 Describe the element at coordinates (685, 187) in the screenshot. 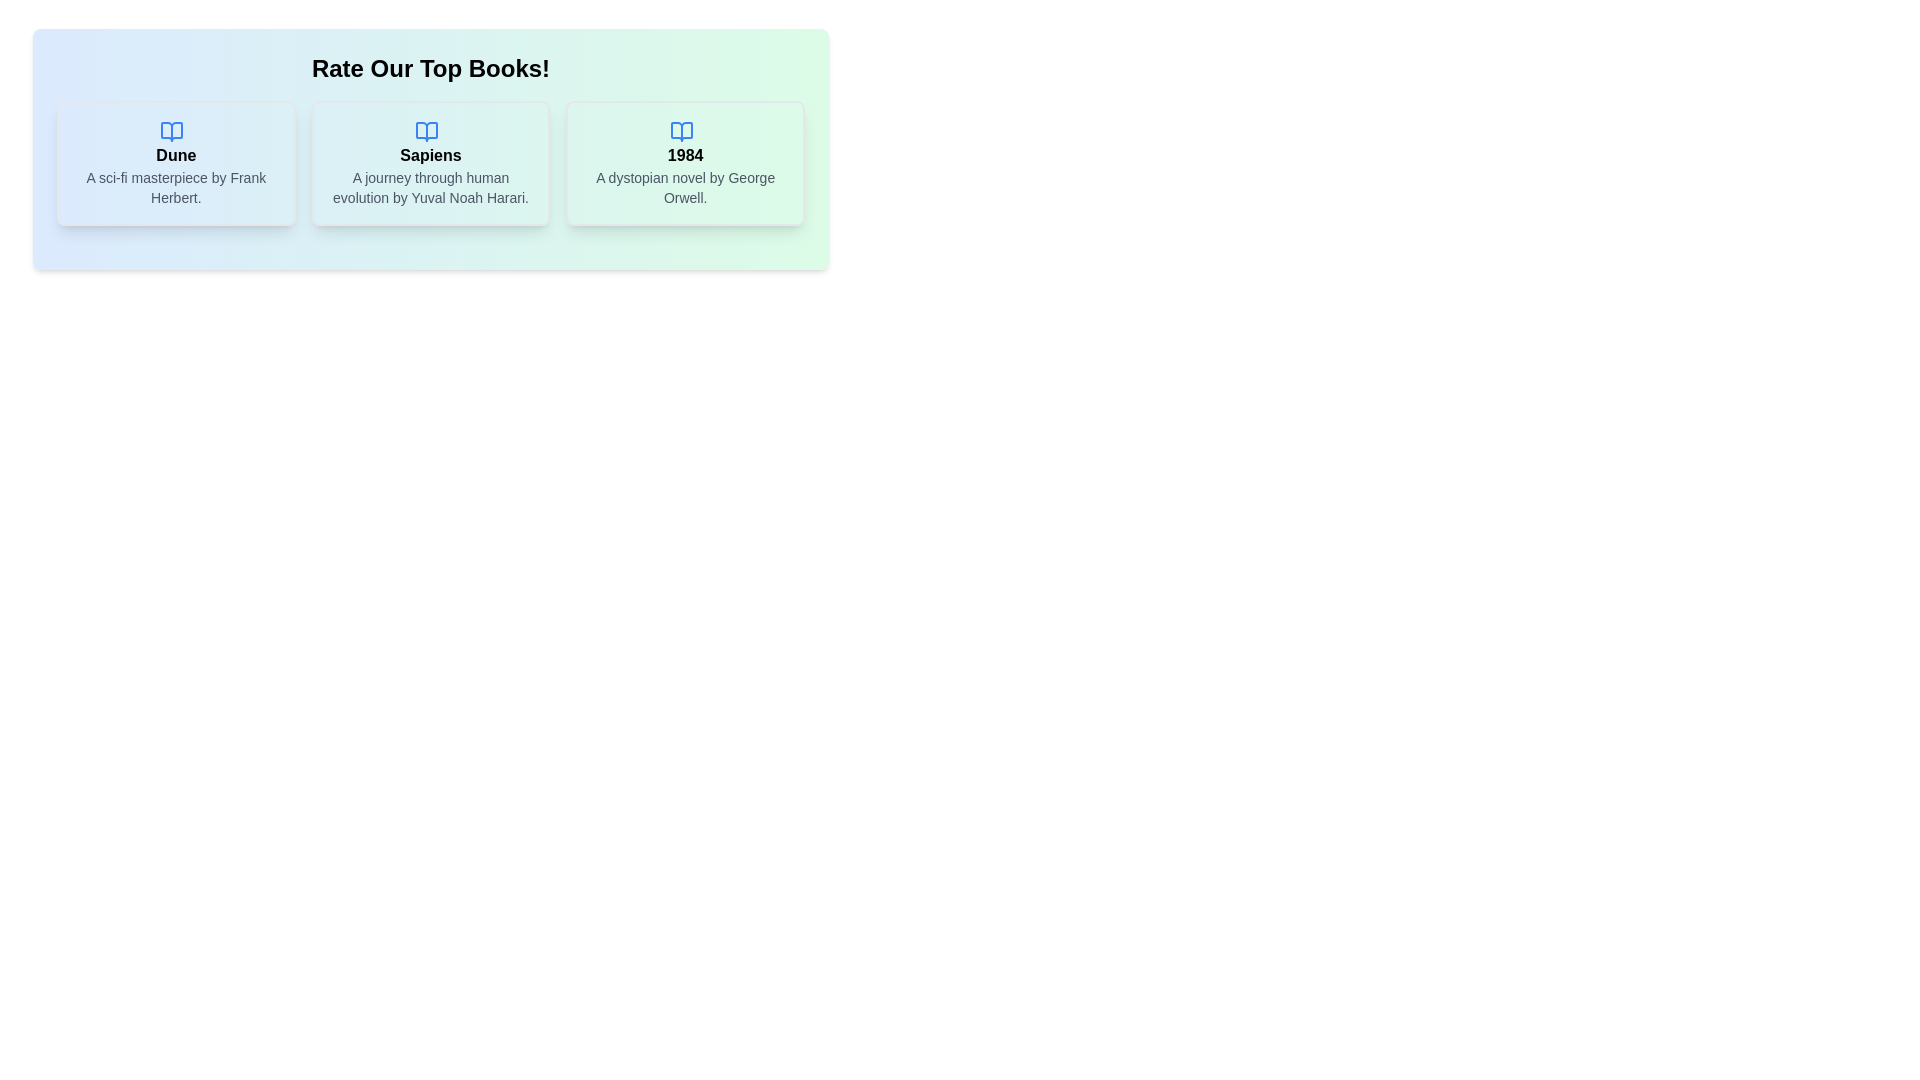

I see `the text label reading 'A dystopian novel by George Orwell.' which is styled in a smaller gray font and is located below the title '1984' in the third card of a horizontally aligned list of book cards` at that location.